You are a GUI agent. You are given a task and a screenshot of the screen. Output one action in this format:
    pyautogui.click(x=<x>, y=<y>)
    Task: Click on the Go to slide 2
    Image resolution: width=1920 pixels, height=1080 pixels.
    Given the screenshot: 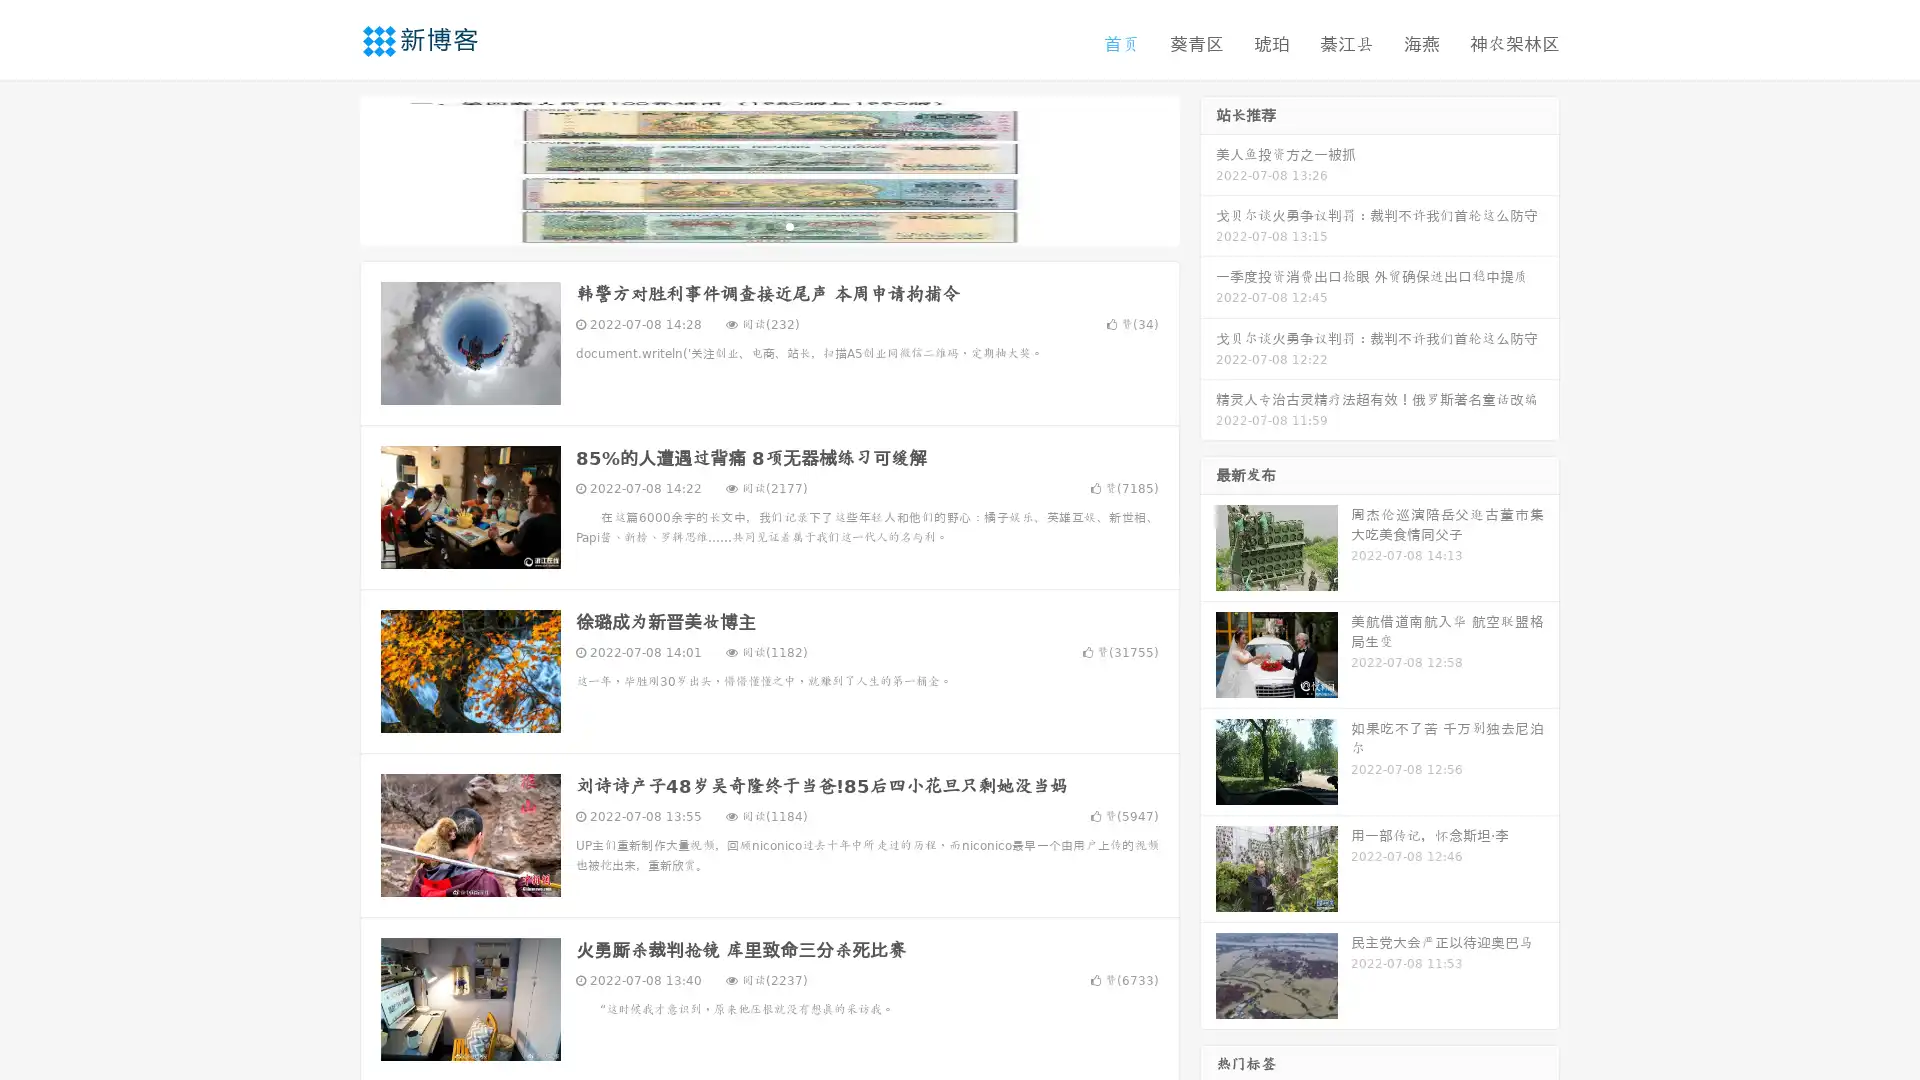 What is the action you would take?
    pyautogui.click(x=768, y=225)
    